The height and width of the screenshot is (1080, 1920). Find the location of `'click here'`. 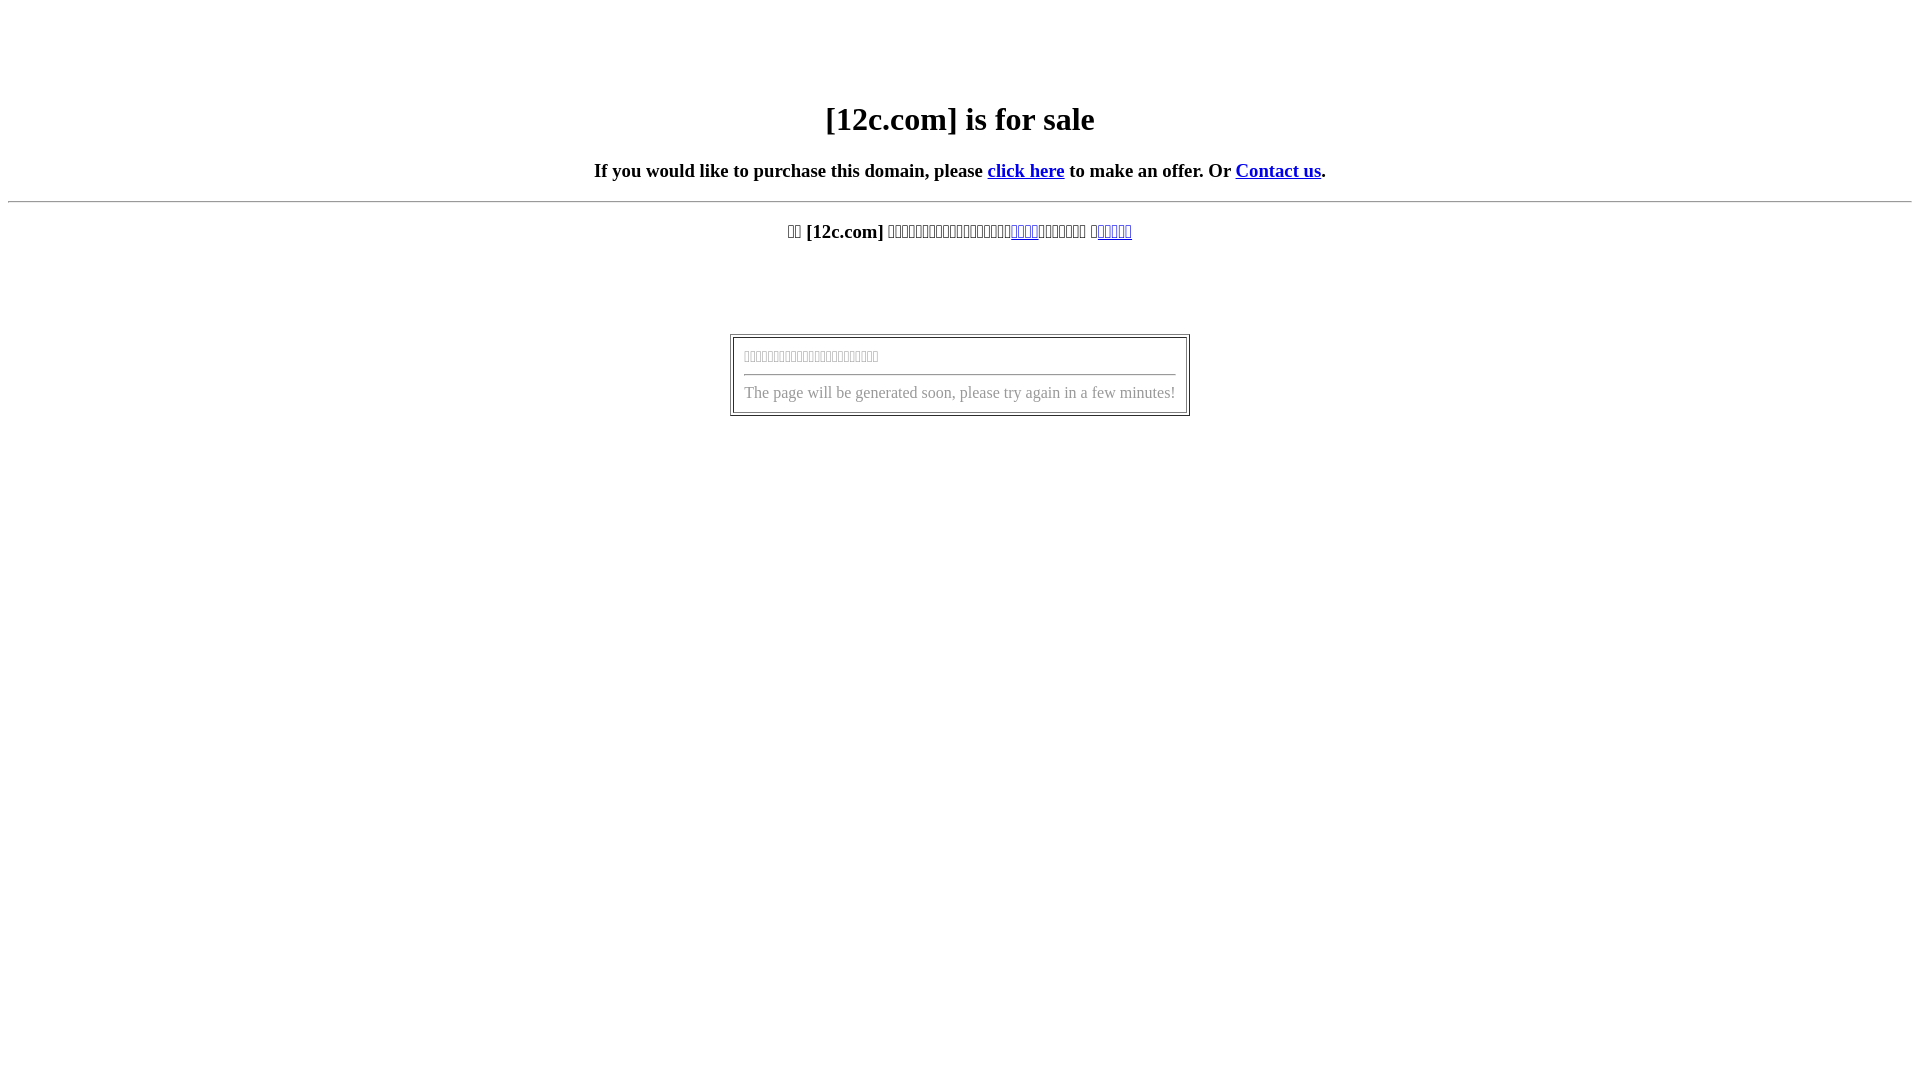

'click here' is located at coordinates (1026, 169).